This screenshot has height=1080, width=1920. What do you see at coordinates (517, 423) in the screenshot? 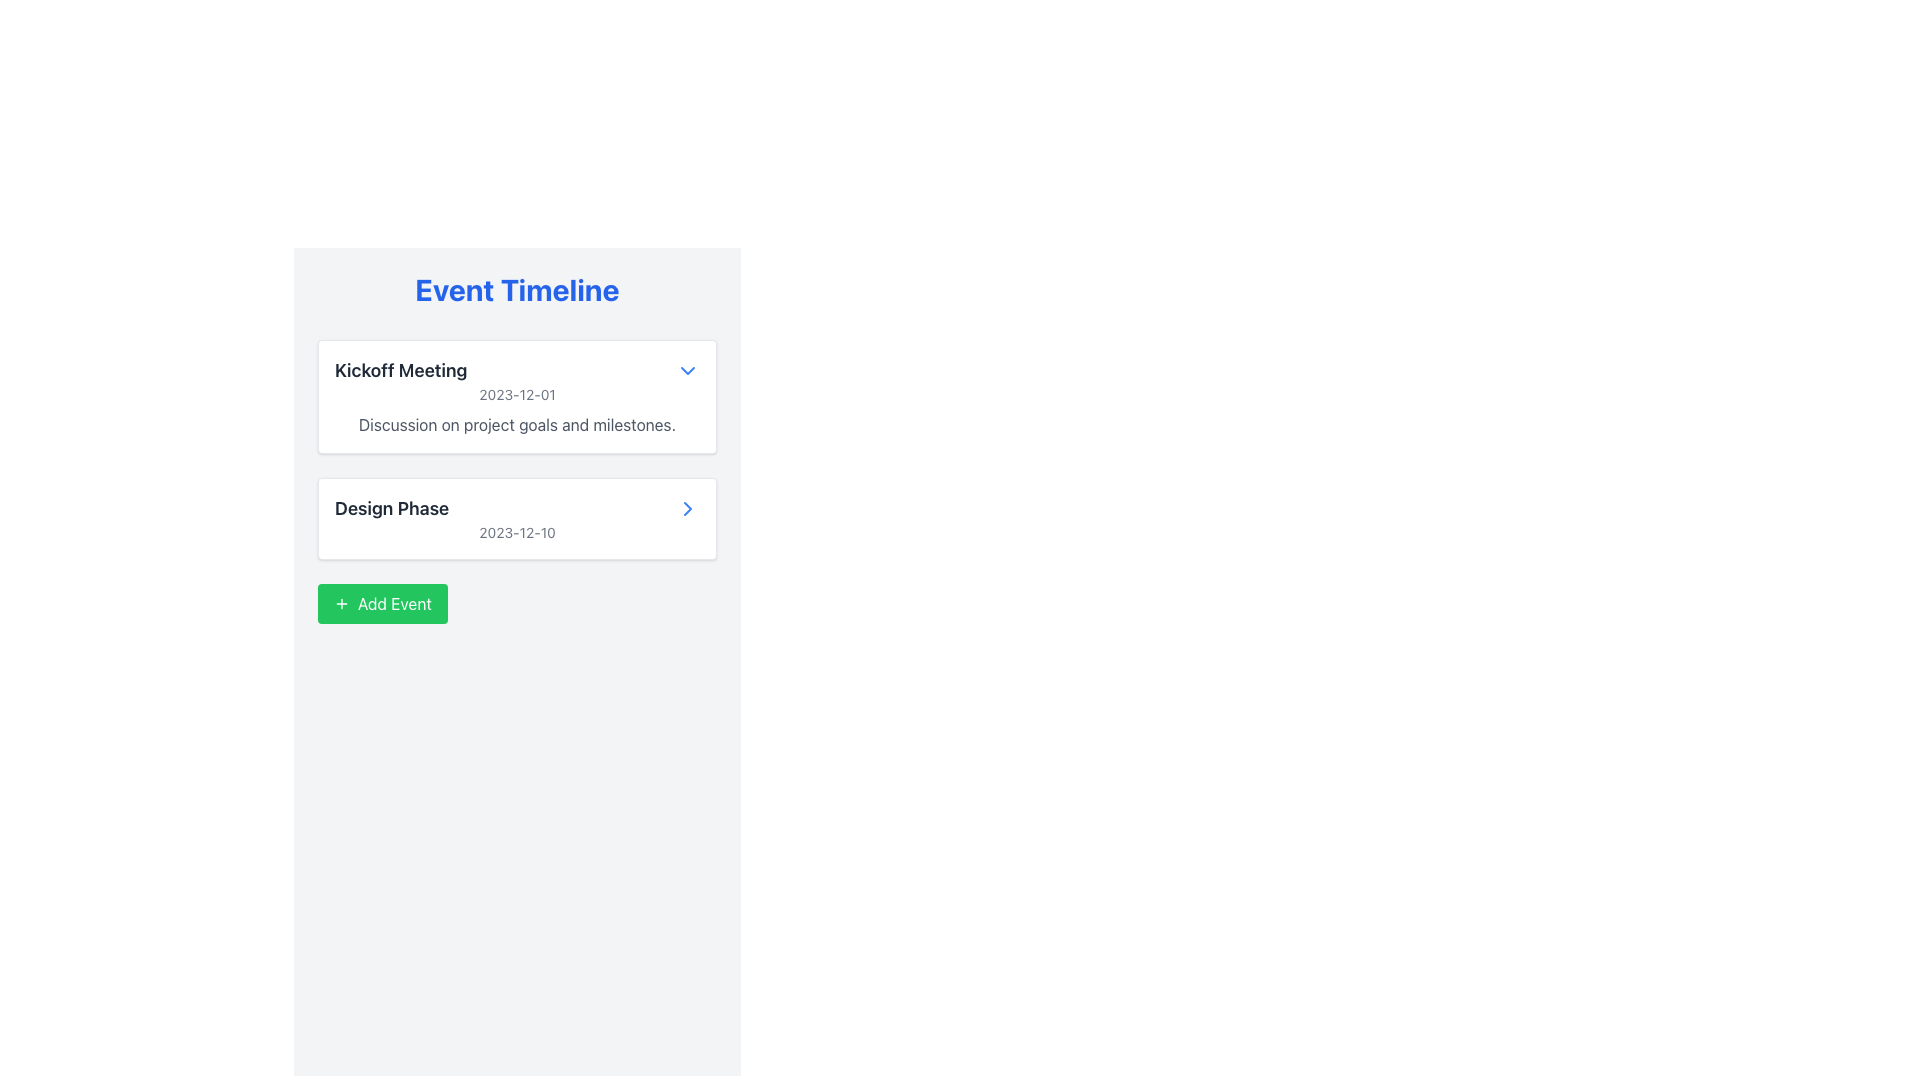
I see `the descriptive text label that provides additional details about the 'Kickoff Meeting' event, located below the '2023-12-01' date text within the 'Kickoff Meeting' card` at bounding box center [517, 423].